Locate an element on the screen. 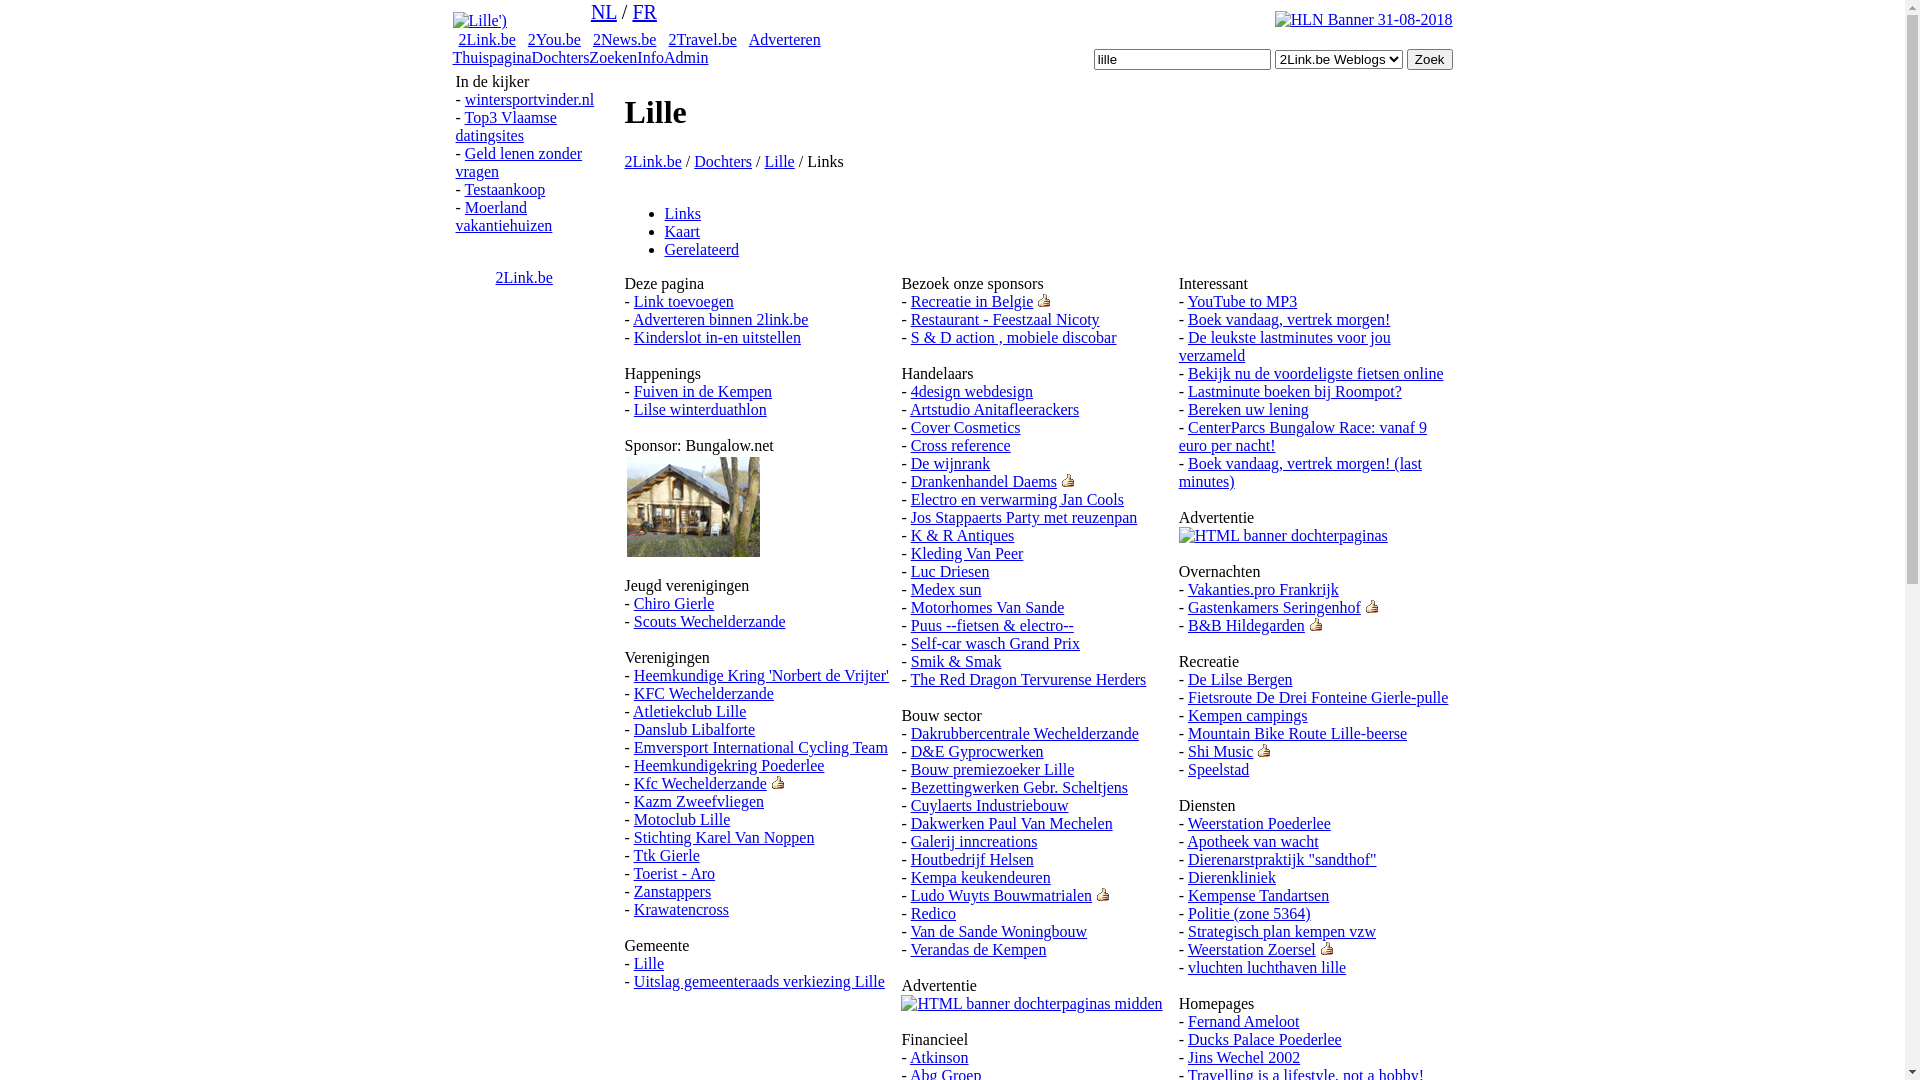 This screenshot has height=1080, width=1920. 'Strategisch plan kempen vzw' is located at coordinates (1281, 931).